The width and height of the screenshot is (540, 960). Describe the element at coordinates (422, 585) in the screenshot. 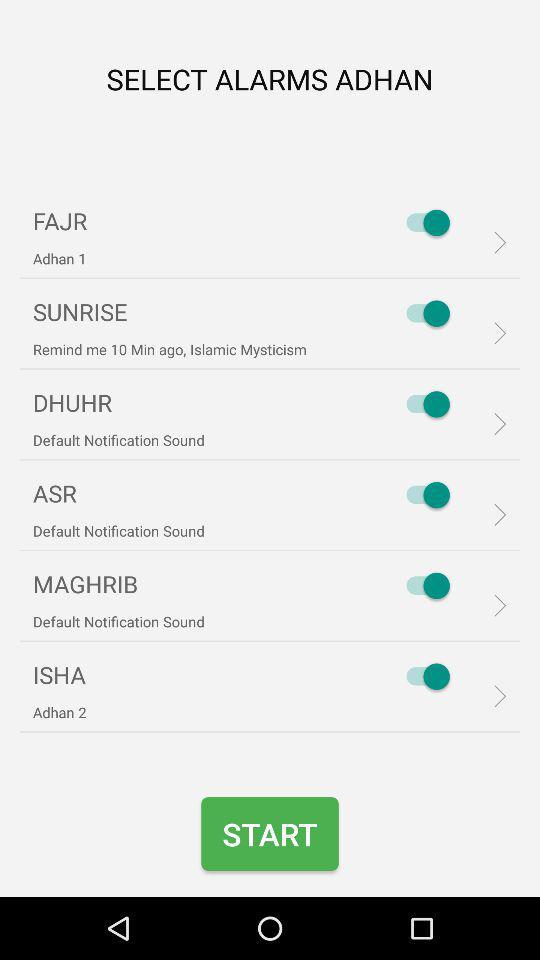

I see `maghrib option turned on` at that location.